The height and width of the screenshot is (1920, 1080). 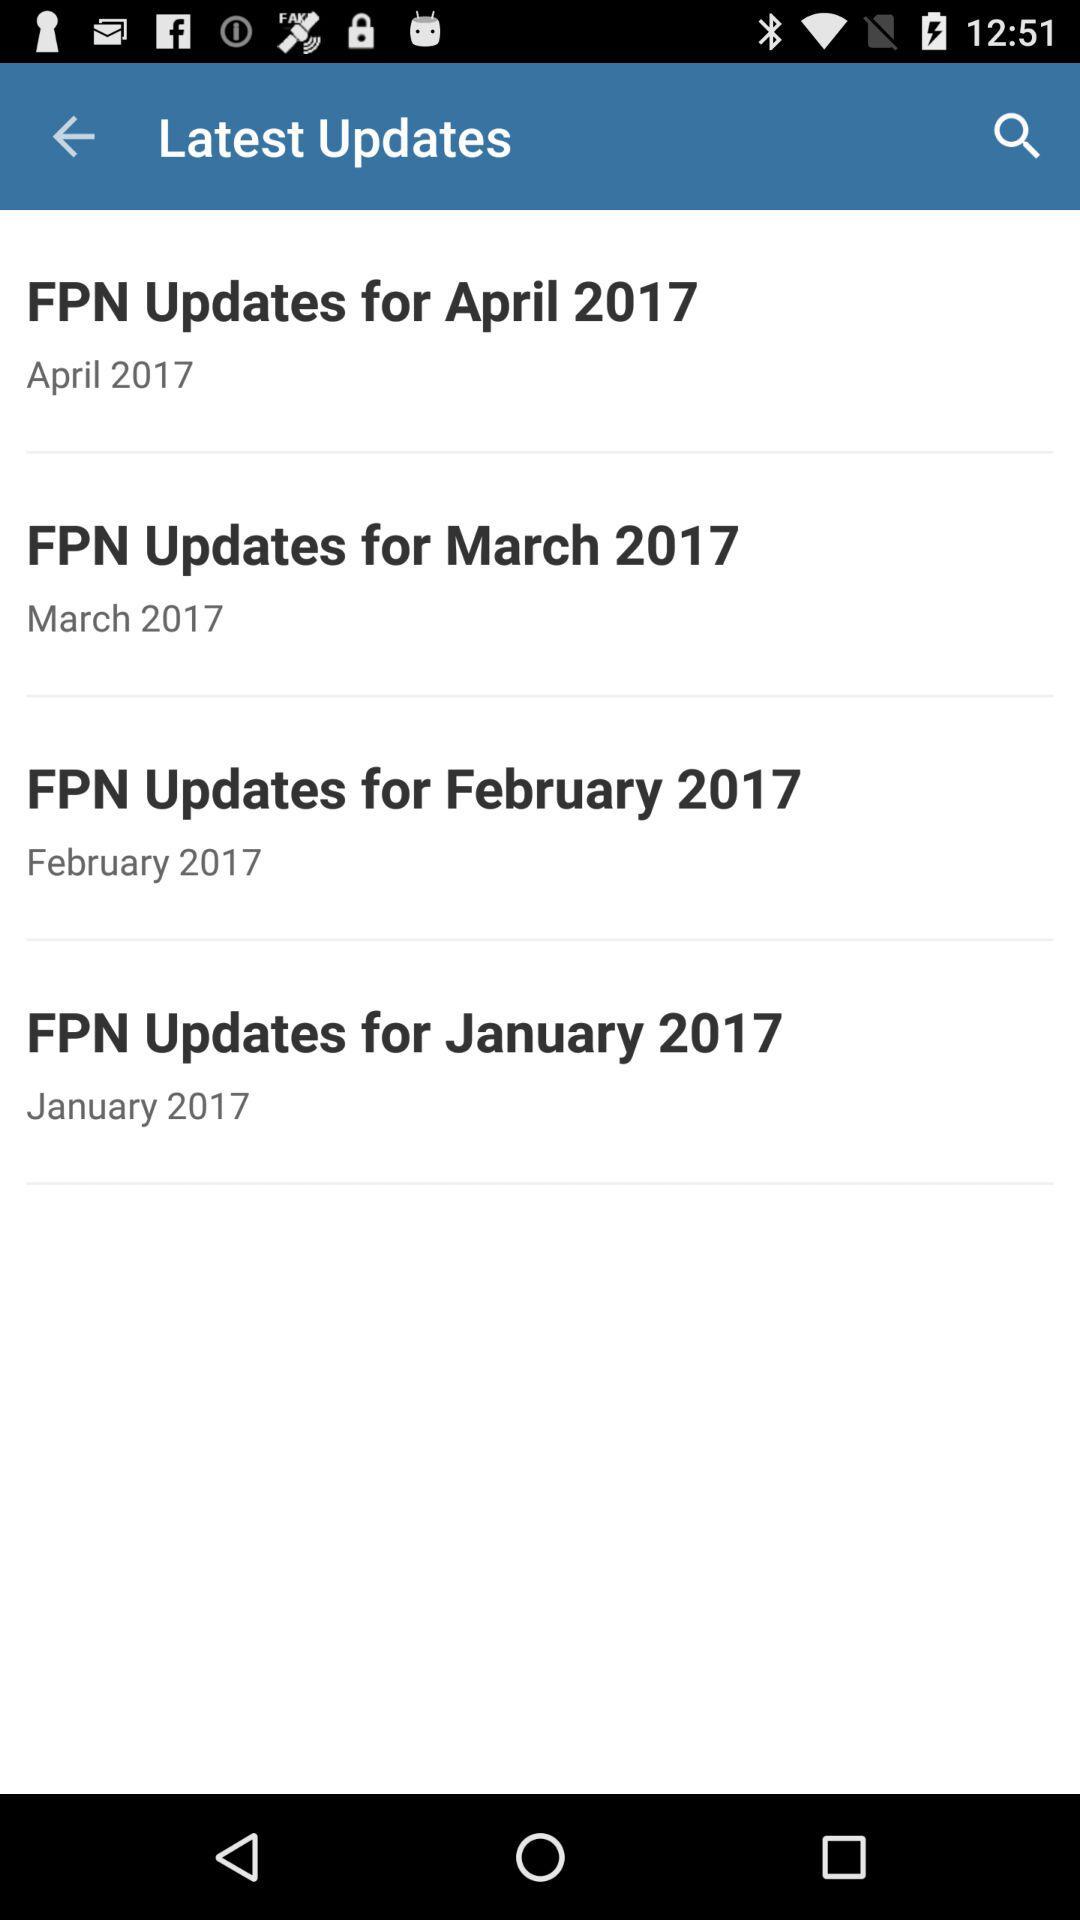 I want to click on icon at the top right corner, so click(x=1017, y=135).